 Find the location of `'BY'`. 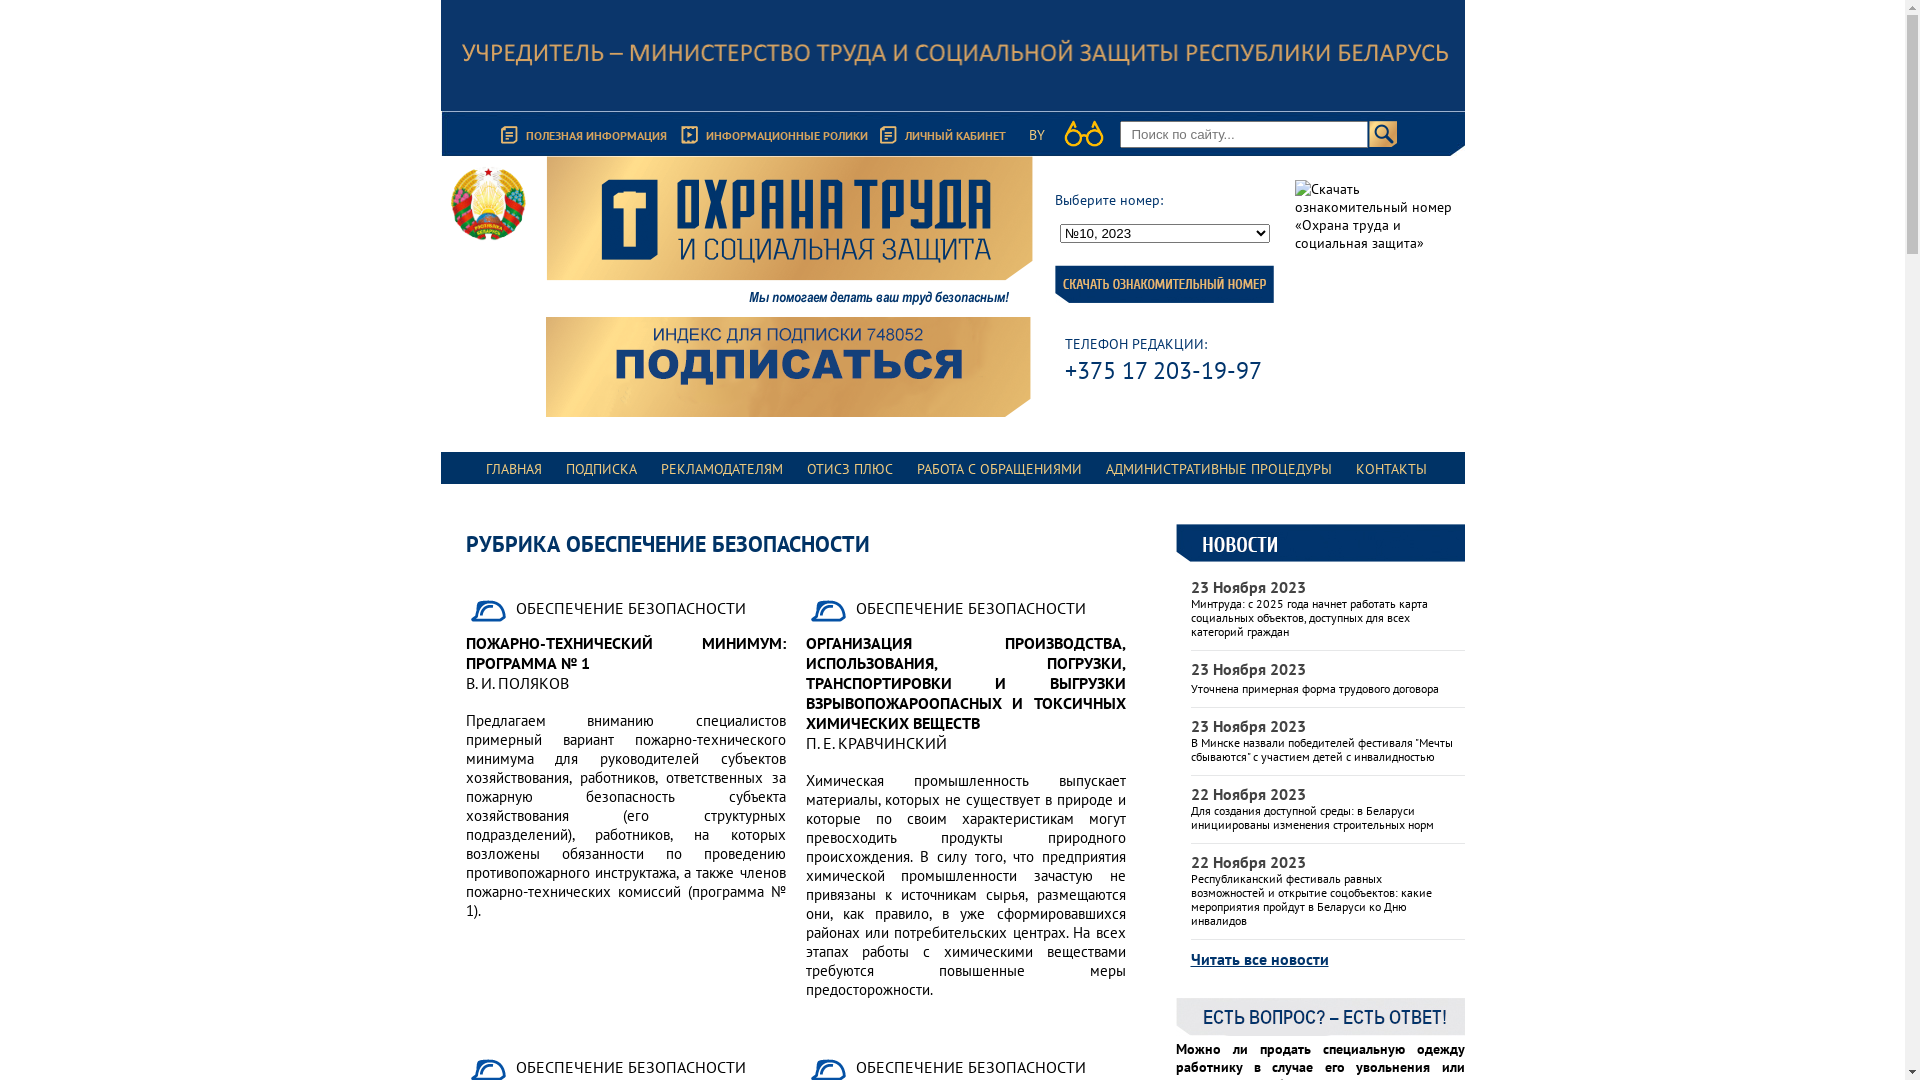

'BY' is located at coordinates (1027, 135).